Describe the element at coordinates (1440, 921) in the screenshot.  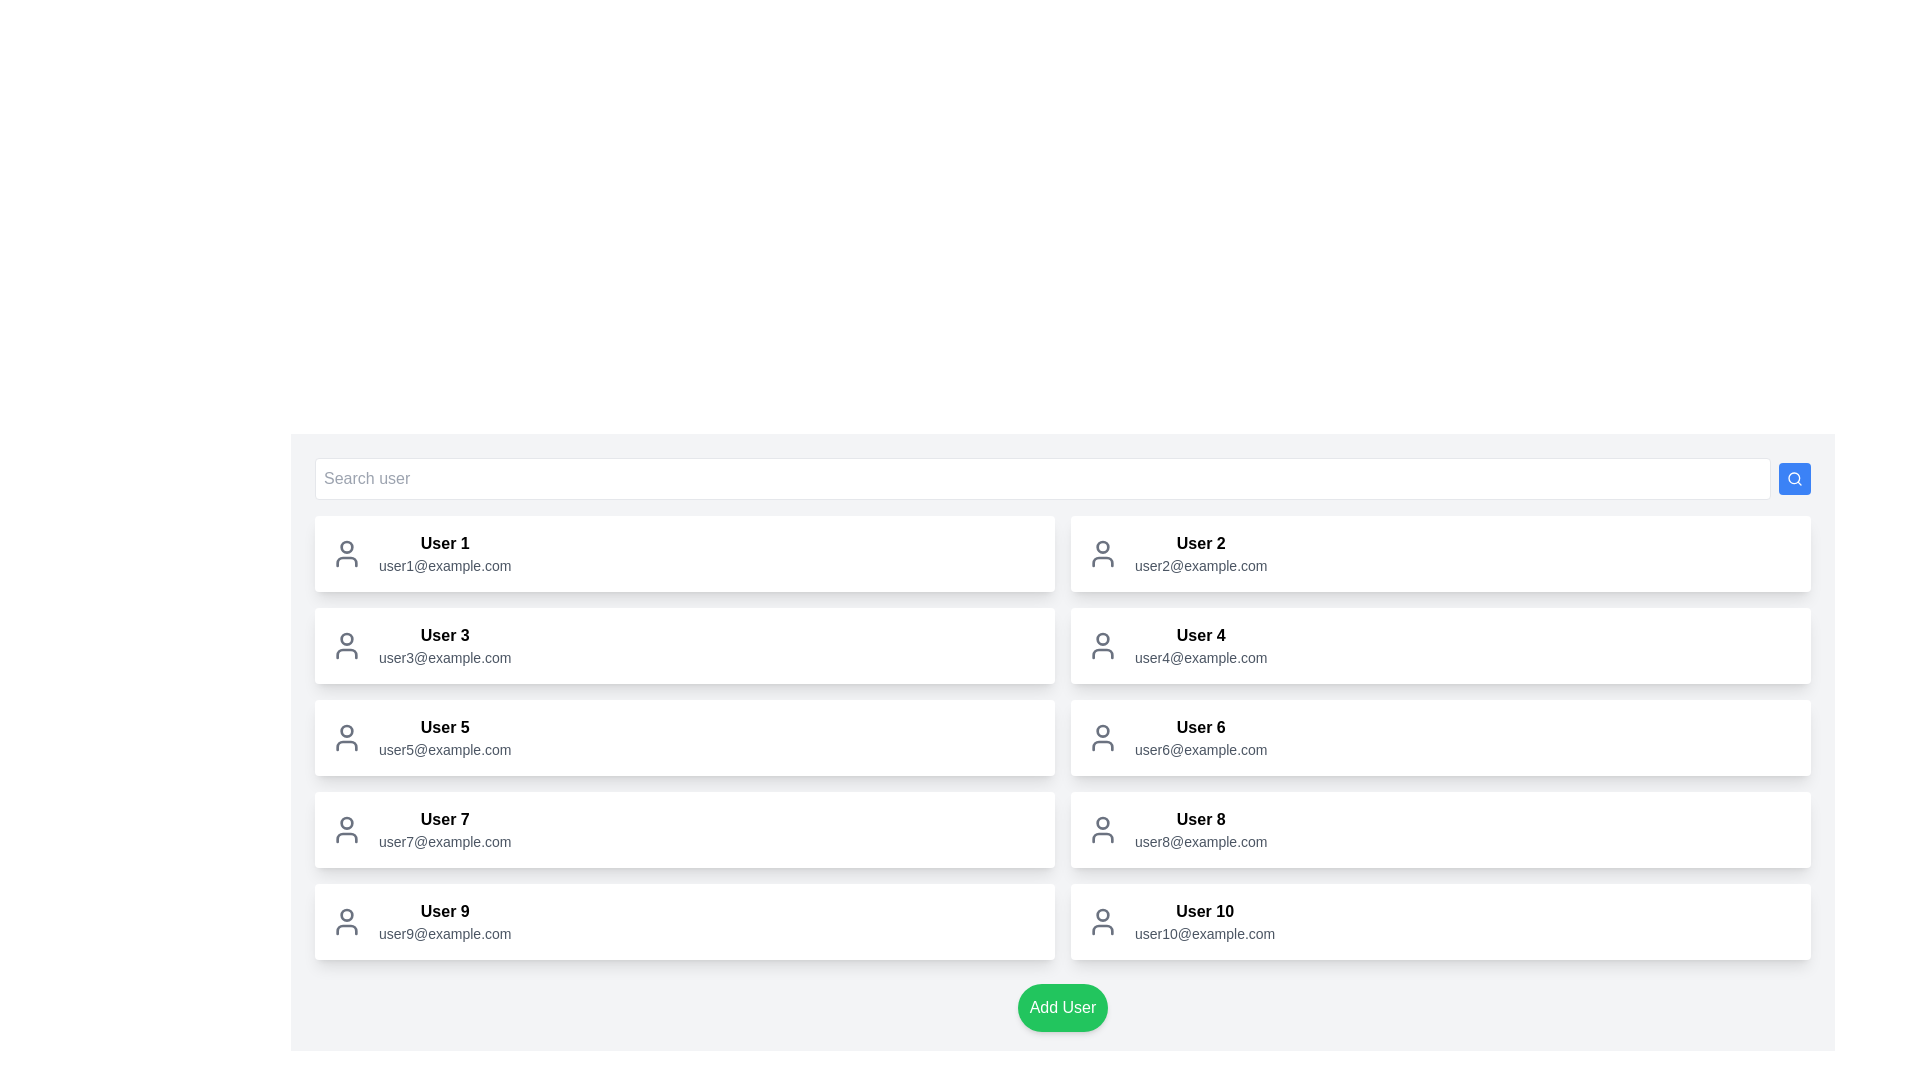
I see `the user card displaying 'User 10' and 'user10@example.com', which is located in the second column of the grid layout and is the last item in the fifth row` at that location.